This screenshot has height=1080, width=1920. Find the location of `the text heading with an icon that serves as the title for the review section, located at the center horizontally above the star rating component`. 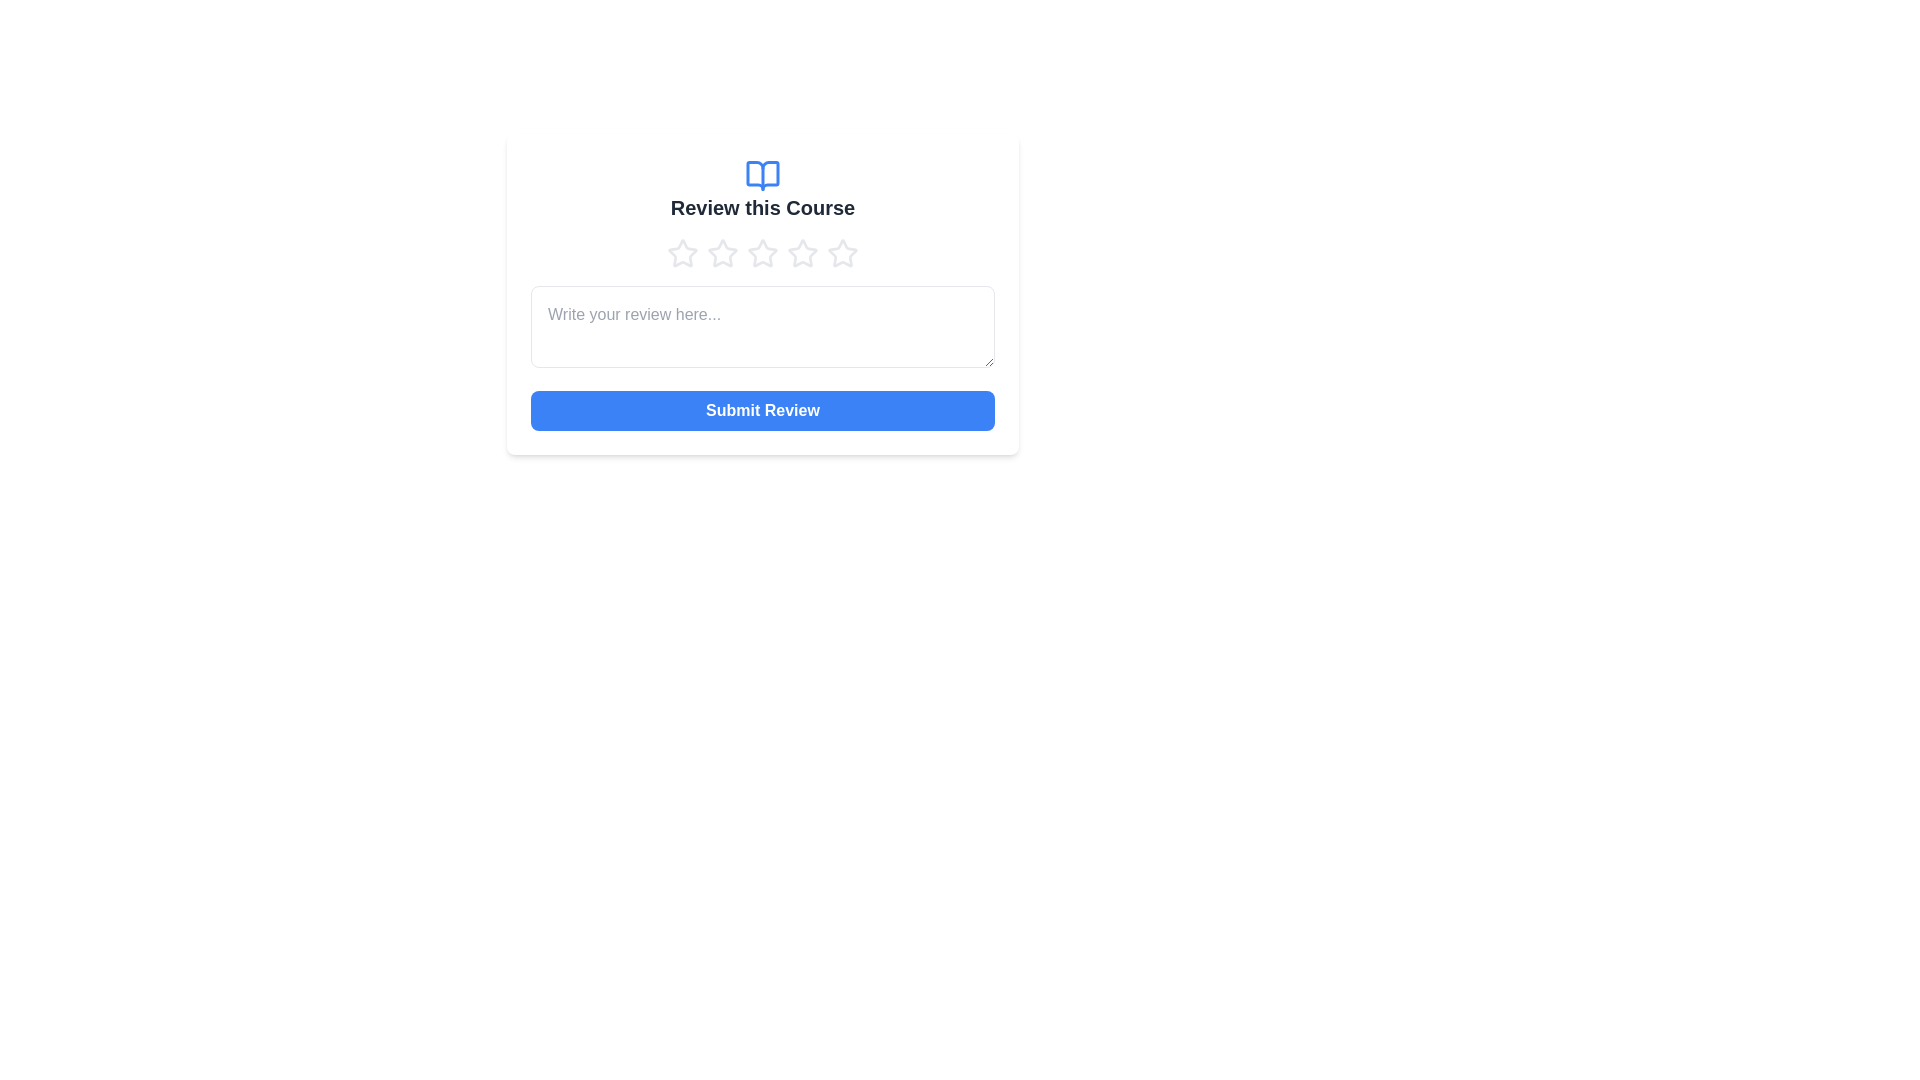

the text heading with an icon that serves as the title for the review section, located at the center horizontally above the star rating component is located at coordinates (762, 189).